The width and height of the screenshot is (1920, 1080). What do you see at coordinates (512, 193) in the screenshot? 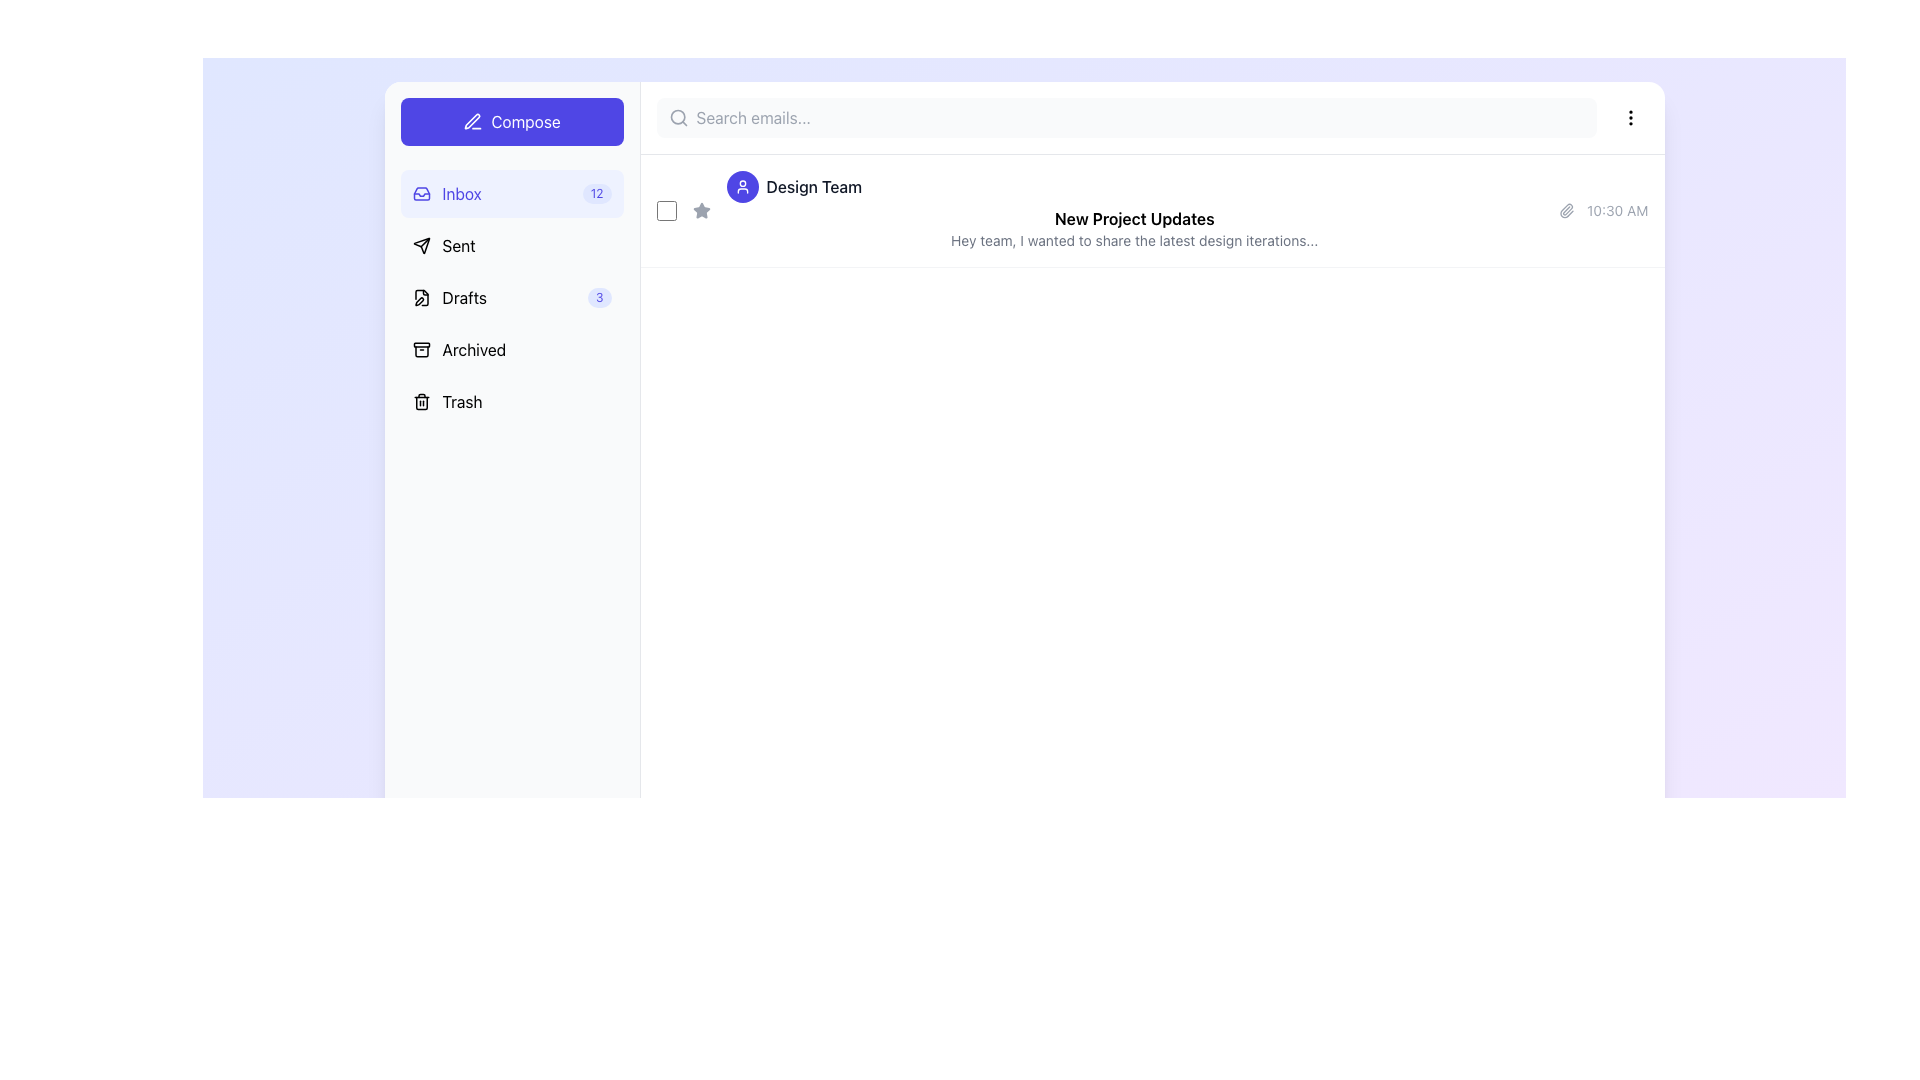
I see `the 'Inbox' button` at bounding box center [512, 193].